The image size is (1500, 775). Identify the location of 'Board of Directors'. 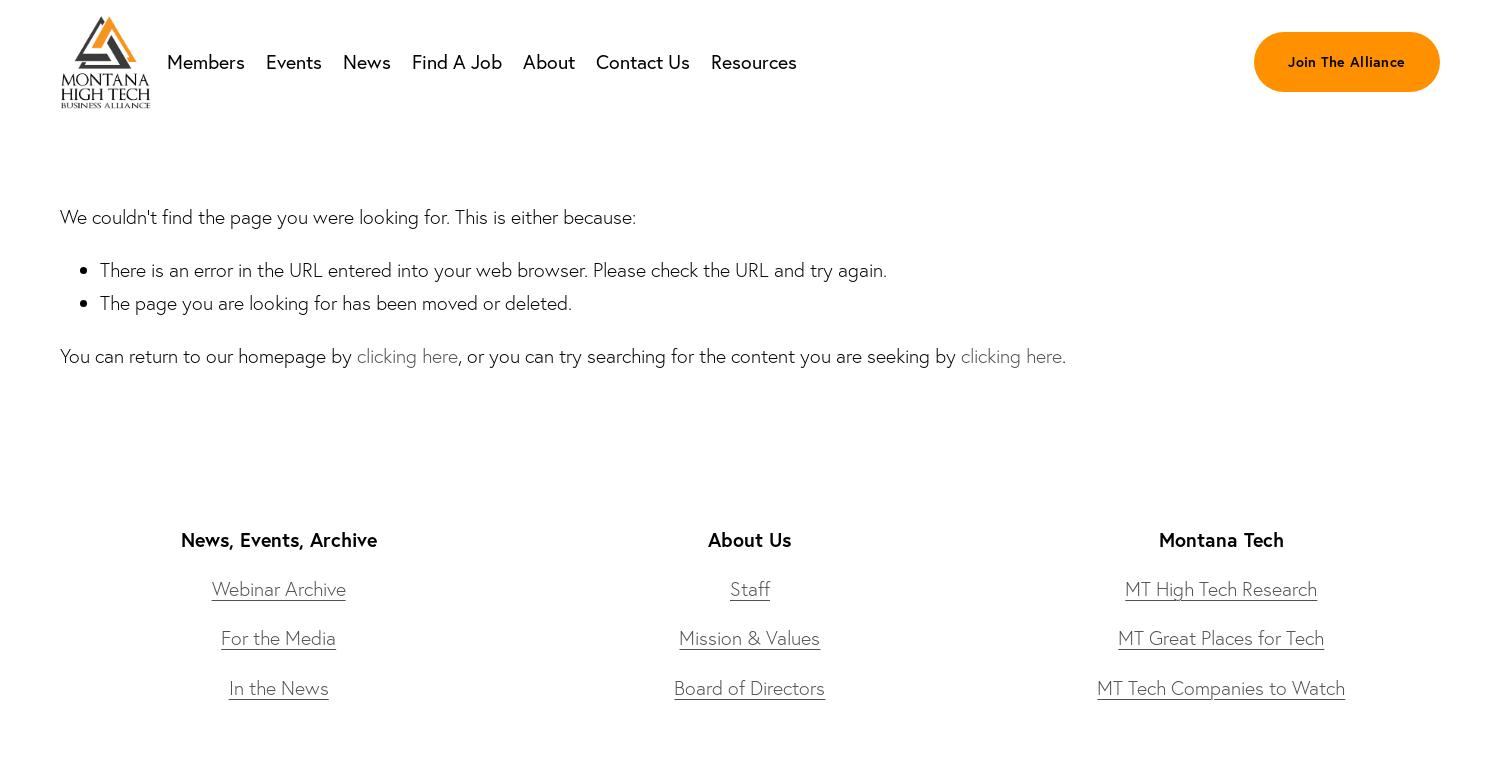
(748, 685).